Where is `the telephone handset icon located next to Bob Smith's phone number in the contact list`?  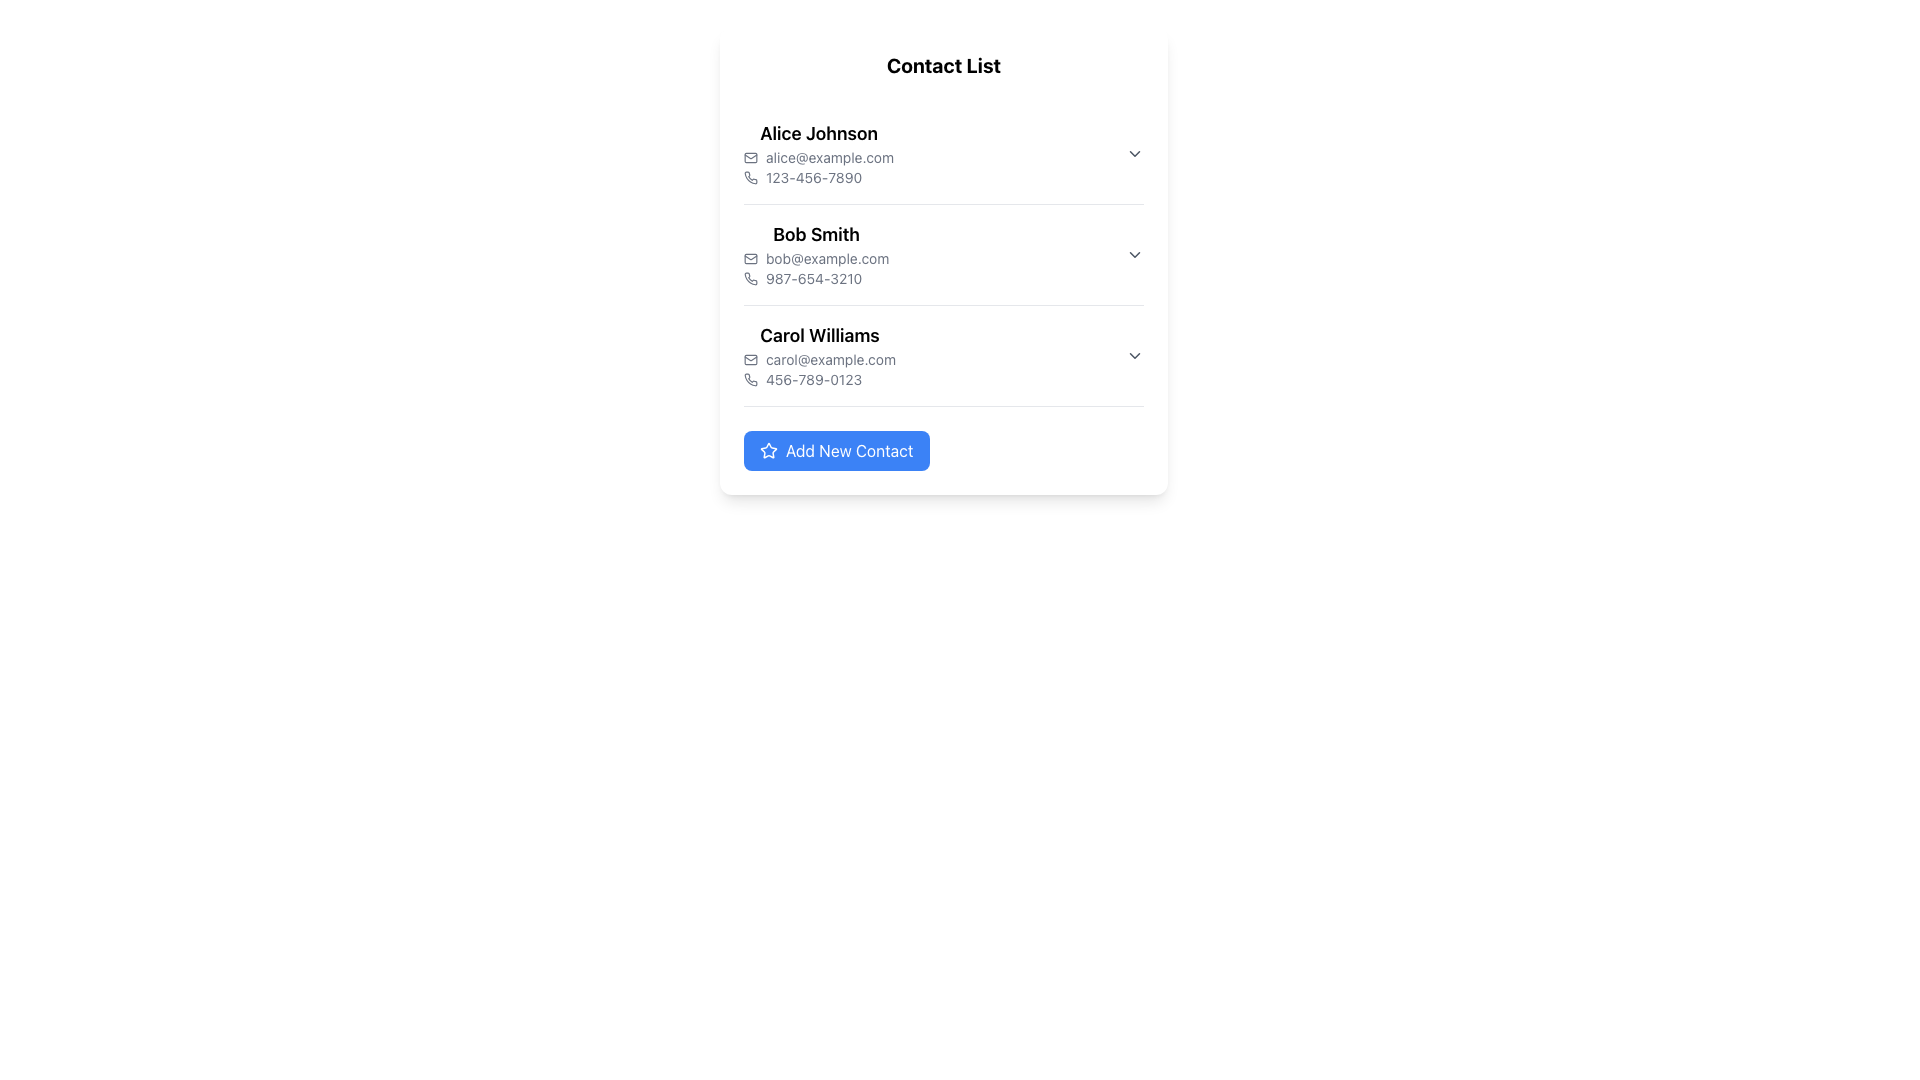
the telephone handset icon located next to Bob Smith's phone number in the contact list is located at coordinates (750, 278).